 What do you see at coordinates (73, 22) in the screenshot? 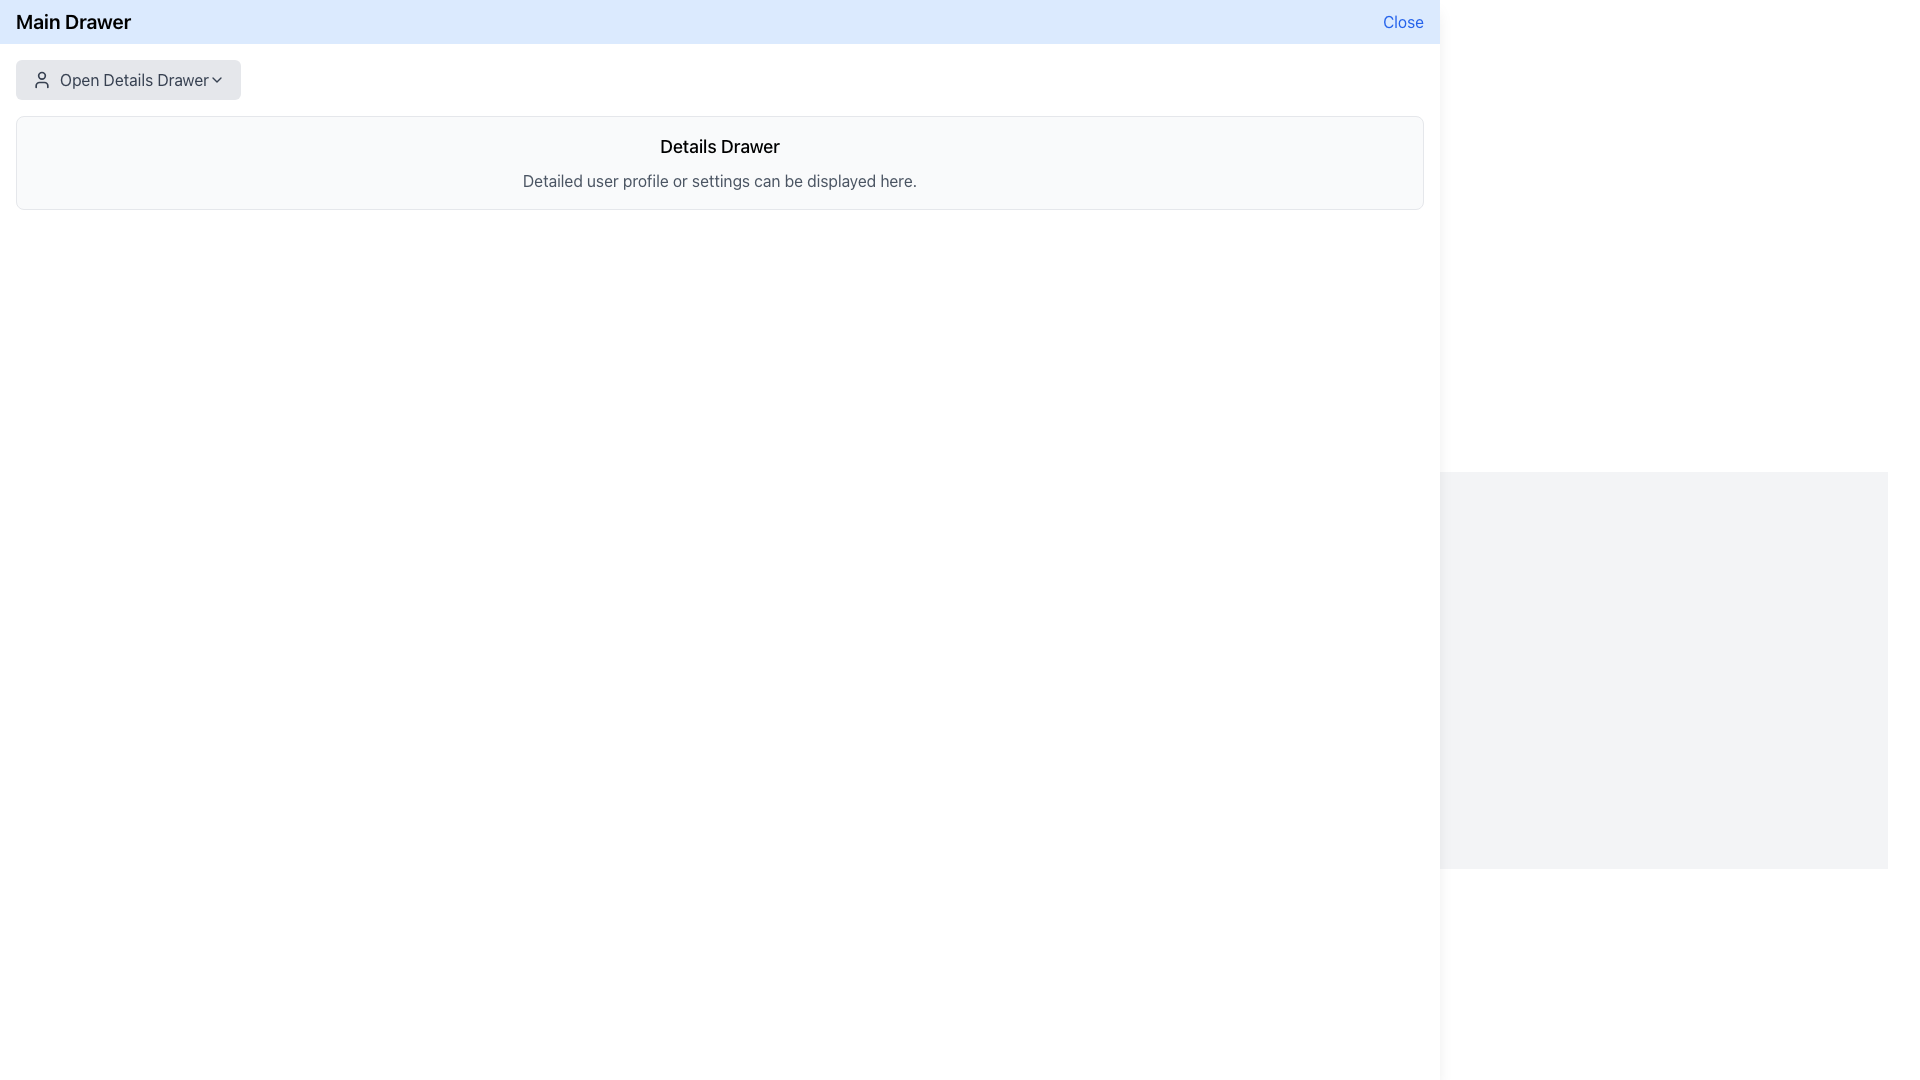
I see `the 'Main Drawer' text label located on the far left of a light blue banner at the top of the page` at bounding box center [73, 22].